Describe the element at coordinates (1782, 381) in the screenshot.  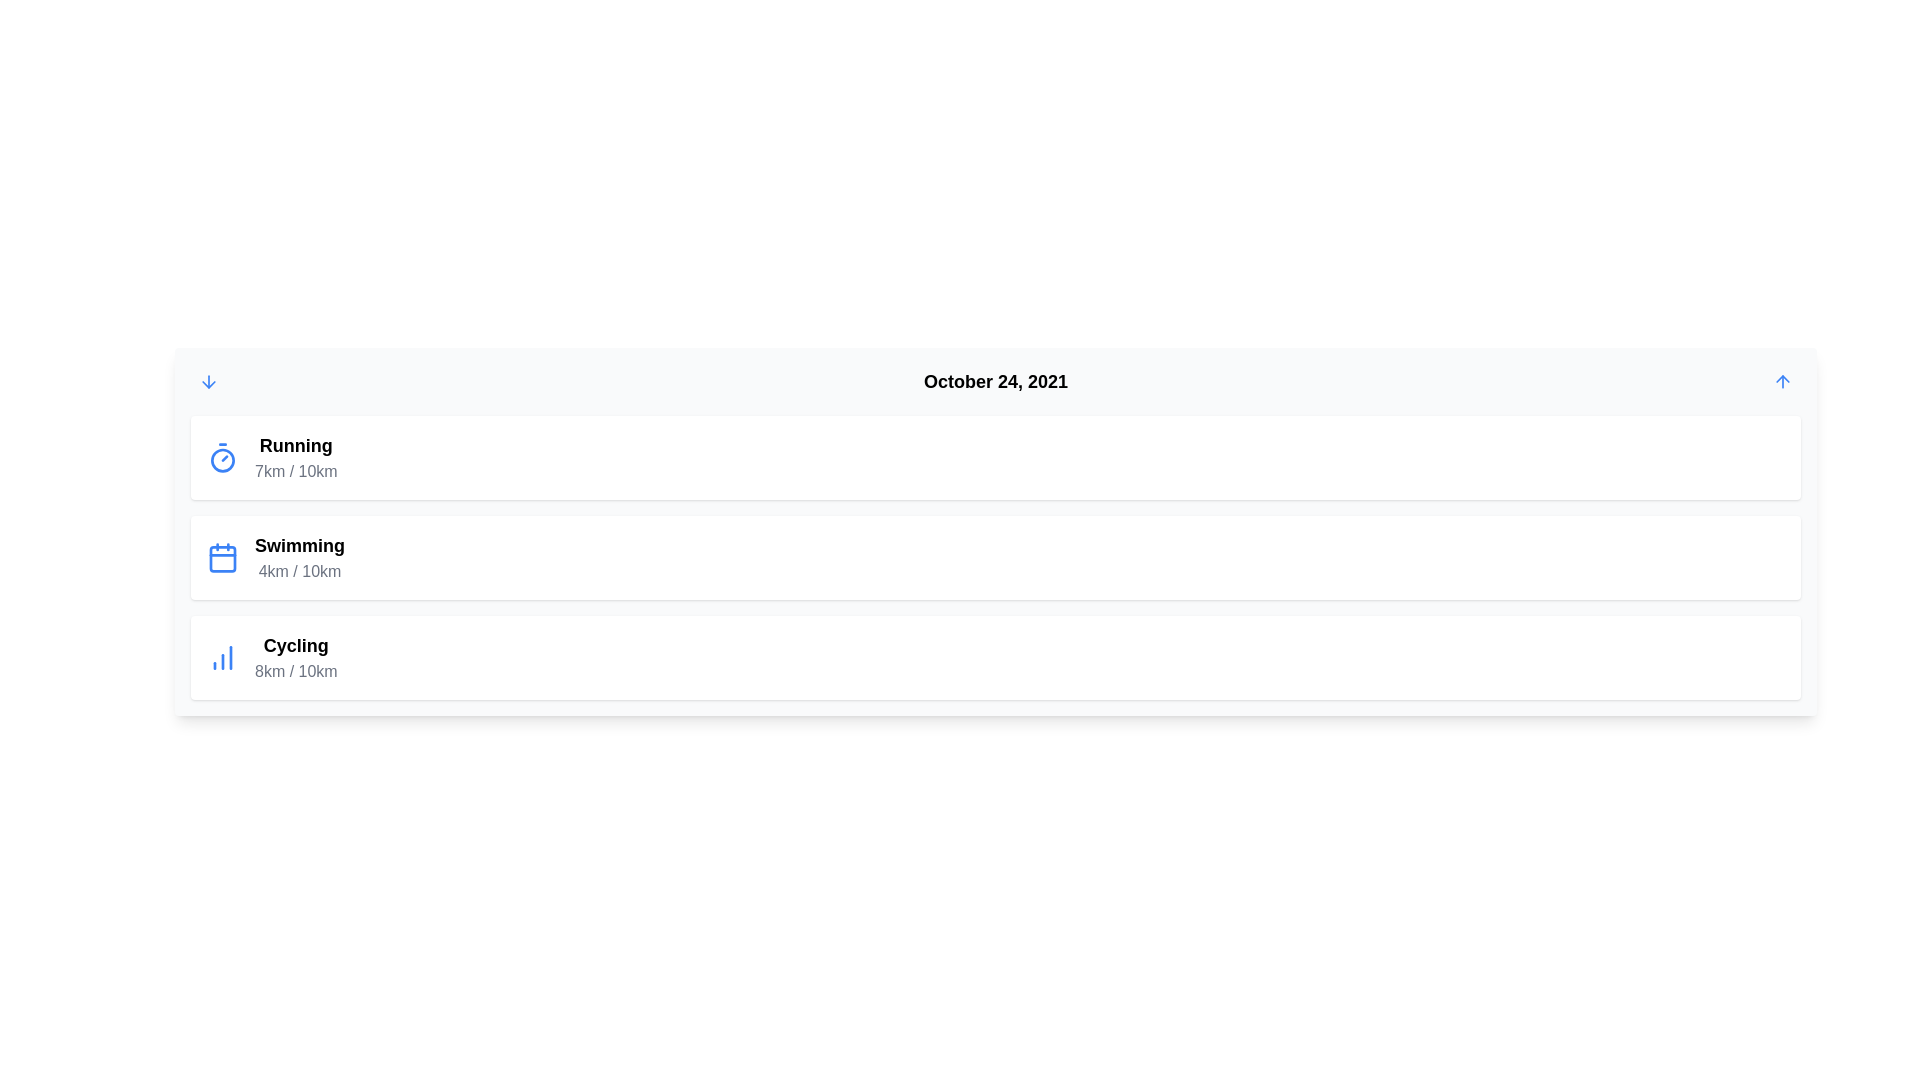
I see `the small upward-pointing blue arrow icon button located in the top-right corner of the header section` at that location.